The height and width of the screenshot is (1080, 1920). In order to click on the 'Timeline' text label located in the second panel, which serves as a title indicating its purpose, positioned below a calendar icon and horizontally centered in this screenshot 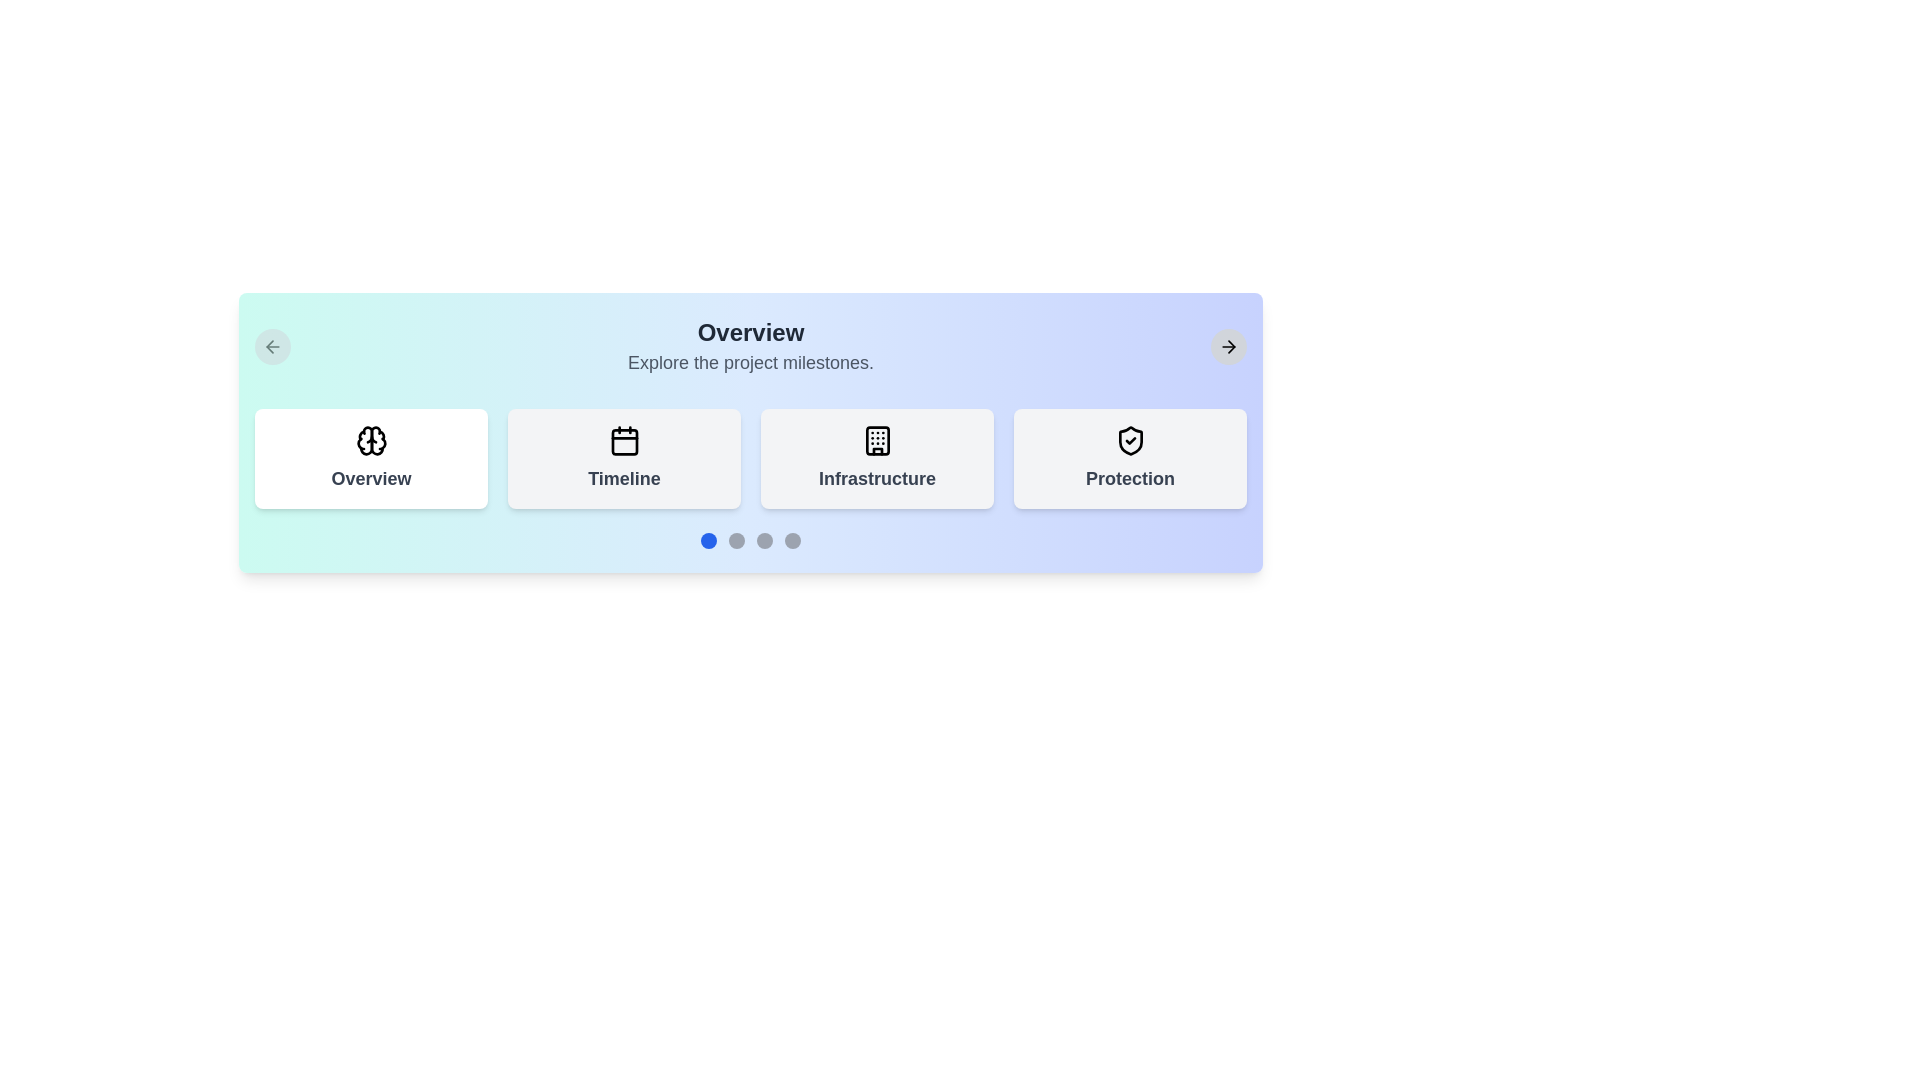, I will do `click(623, 478)`.